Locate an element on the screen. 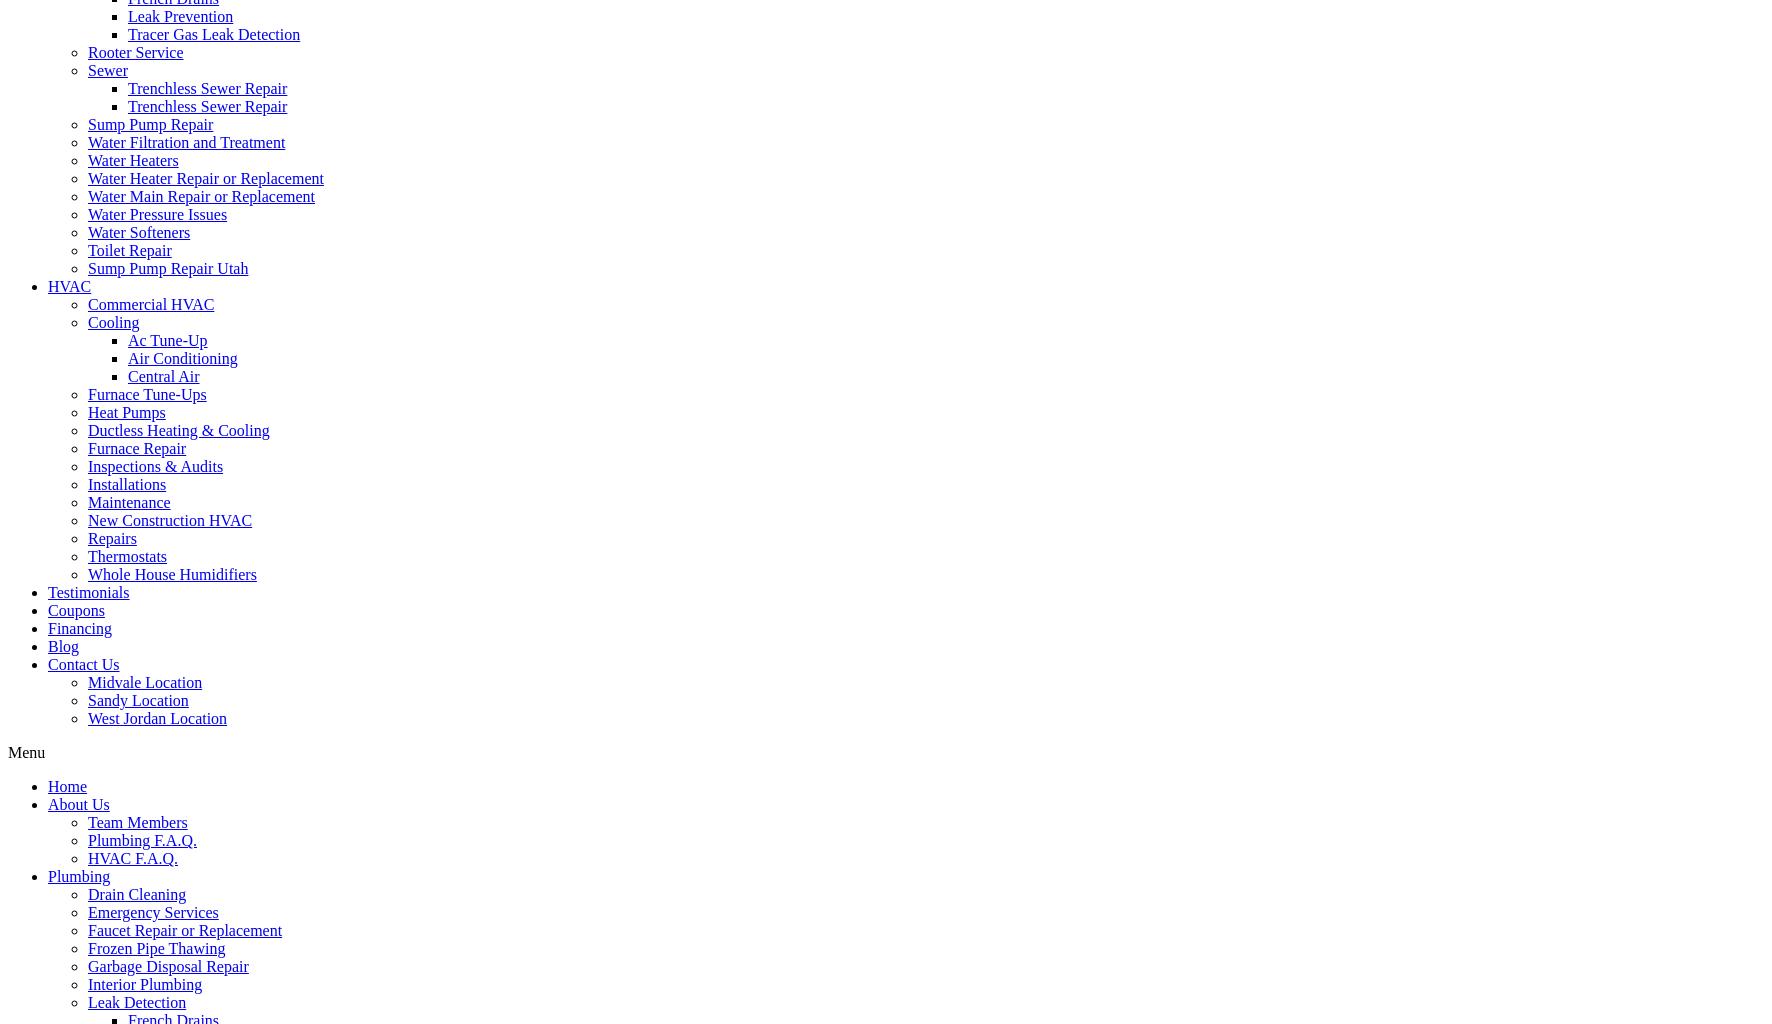 Image resolution: width=1772 pixels, height=1024 pixels. 'Testimonials' is located at coordinates (47, 591).